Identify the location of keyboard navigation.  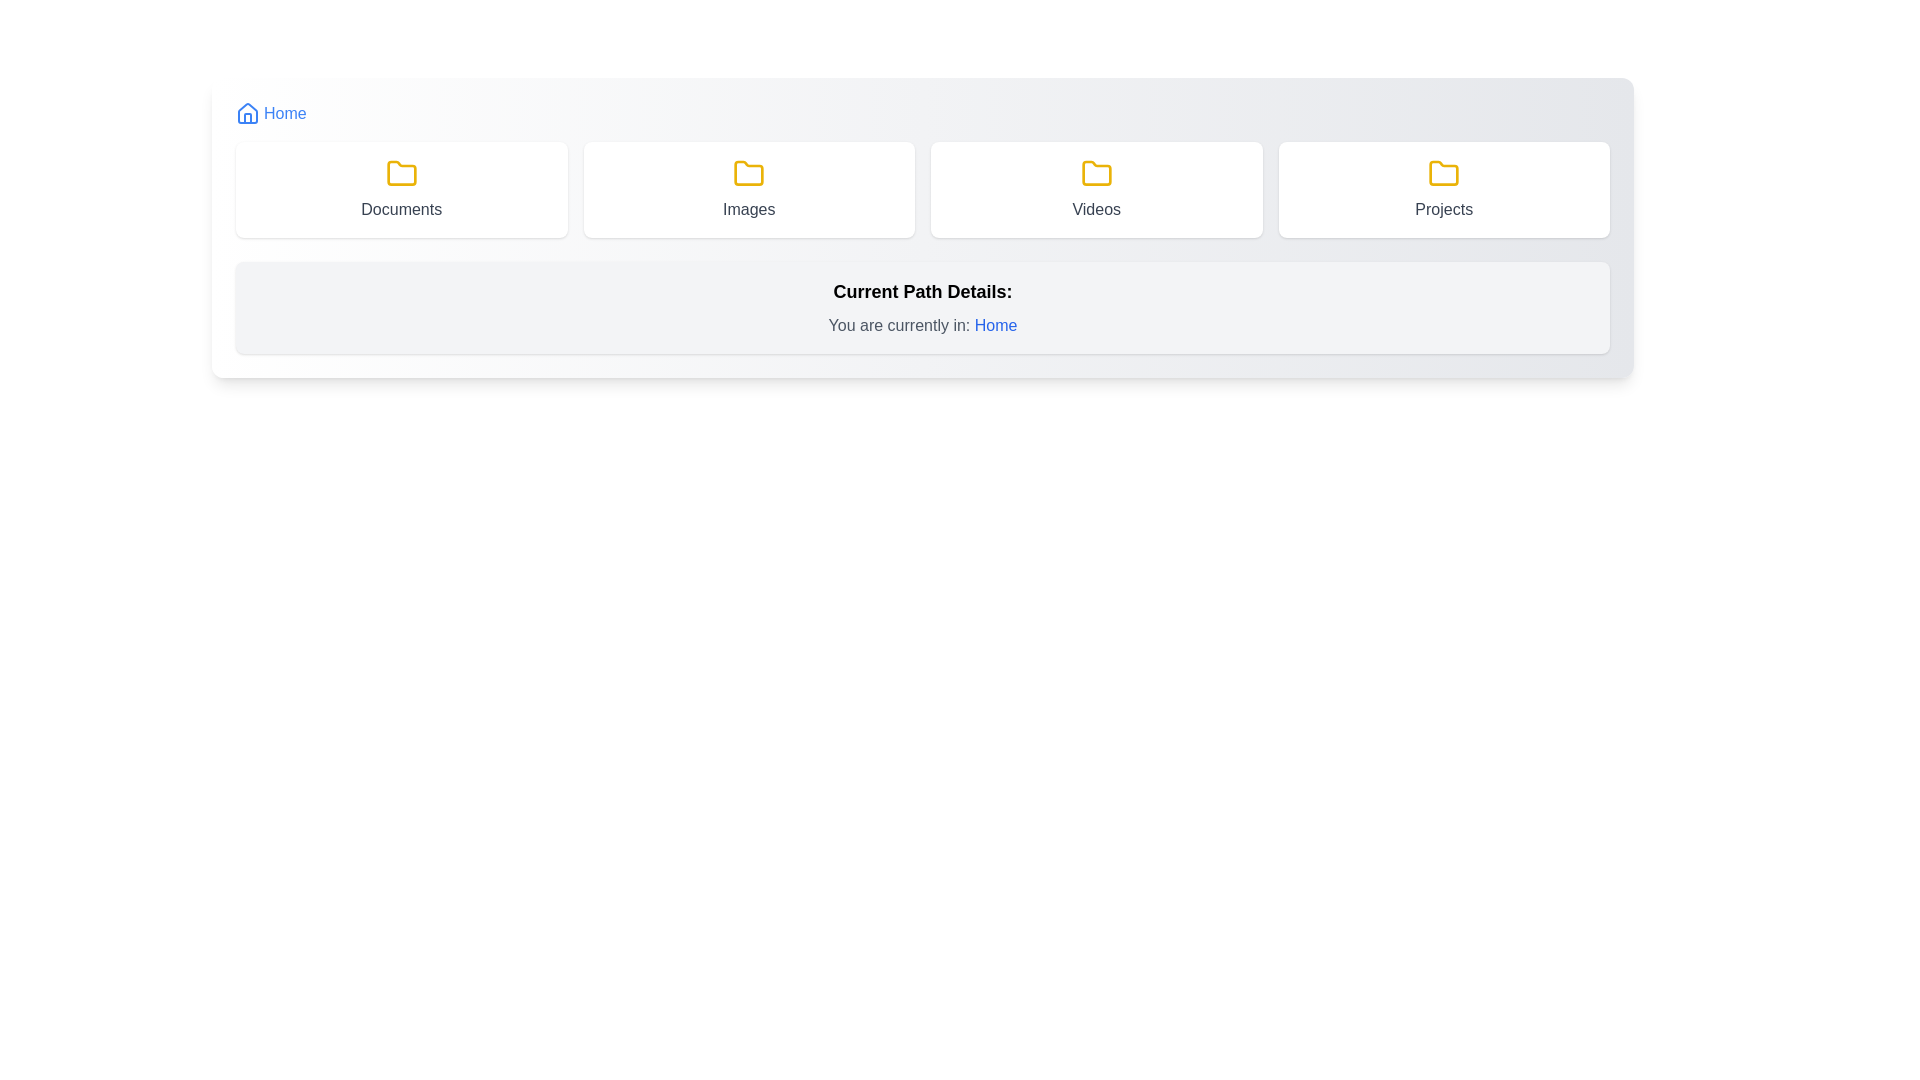
(1095, 189).